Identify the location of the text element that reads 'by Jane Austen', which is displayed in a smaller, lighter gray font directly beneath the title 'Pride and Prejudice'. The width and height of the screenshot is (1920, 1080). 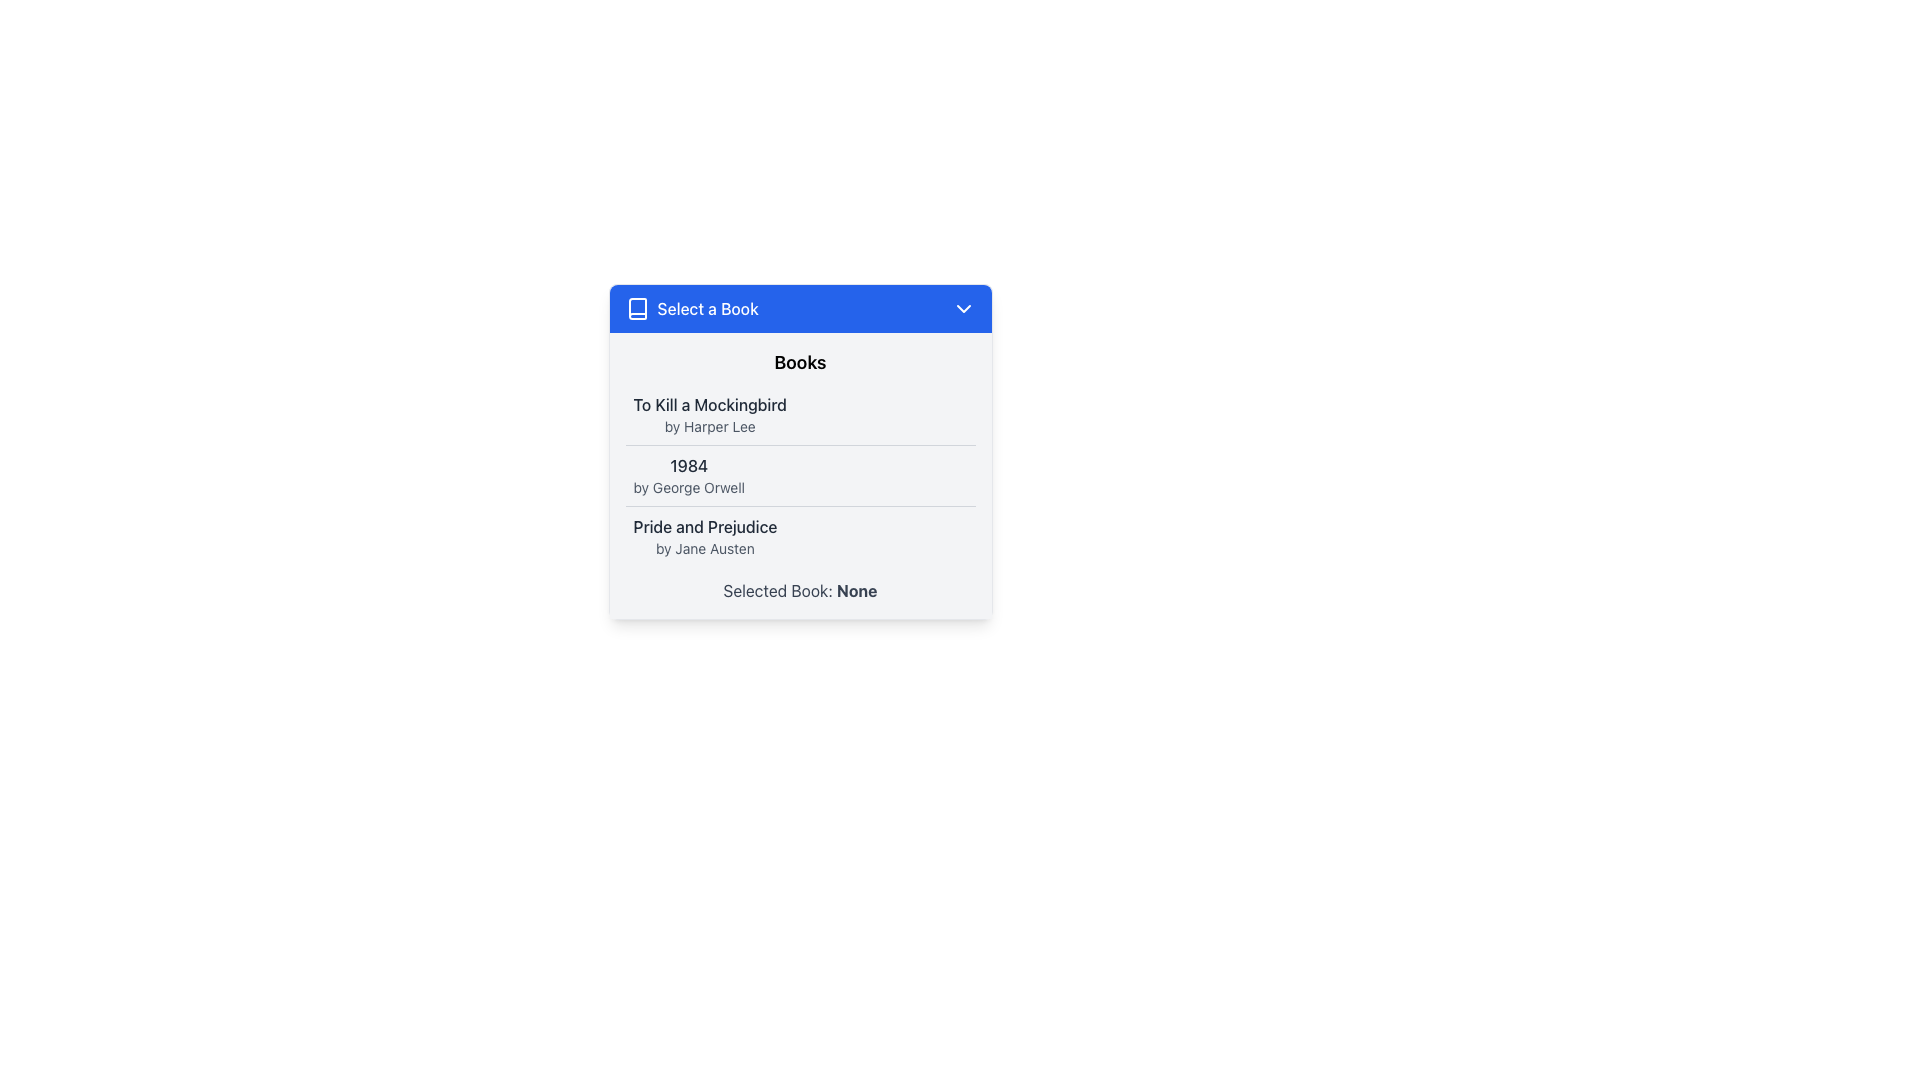
(705, 548).